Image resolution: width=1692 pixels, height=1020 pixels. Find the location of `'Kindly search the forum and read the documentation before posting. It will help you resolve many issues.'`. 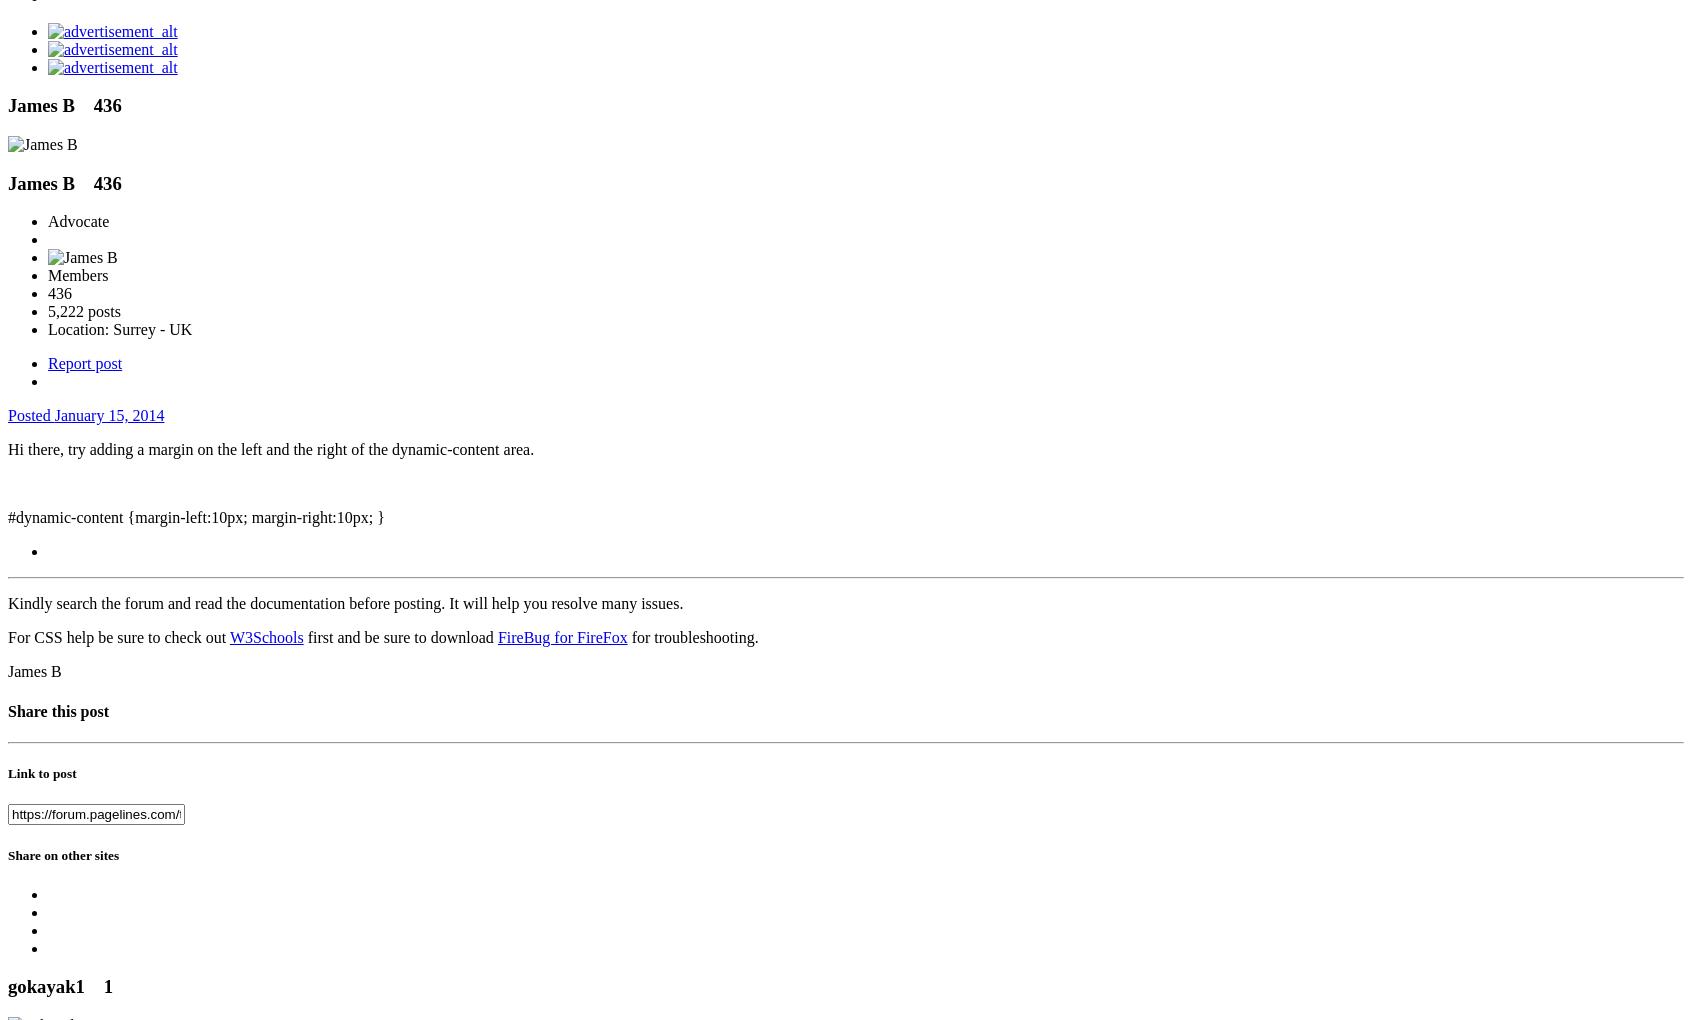

'Kindly search the forum and read the documentation before posting. It will help you resolve many issues.' is located at coordinates (344, 602).